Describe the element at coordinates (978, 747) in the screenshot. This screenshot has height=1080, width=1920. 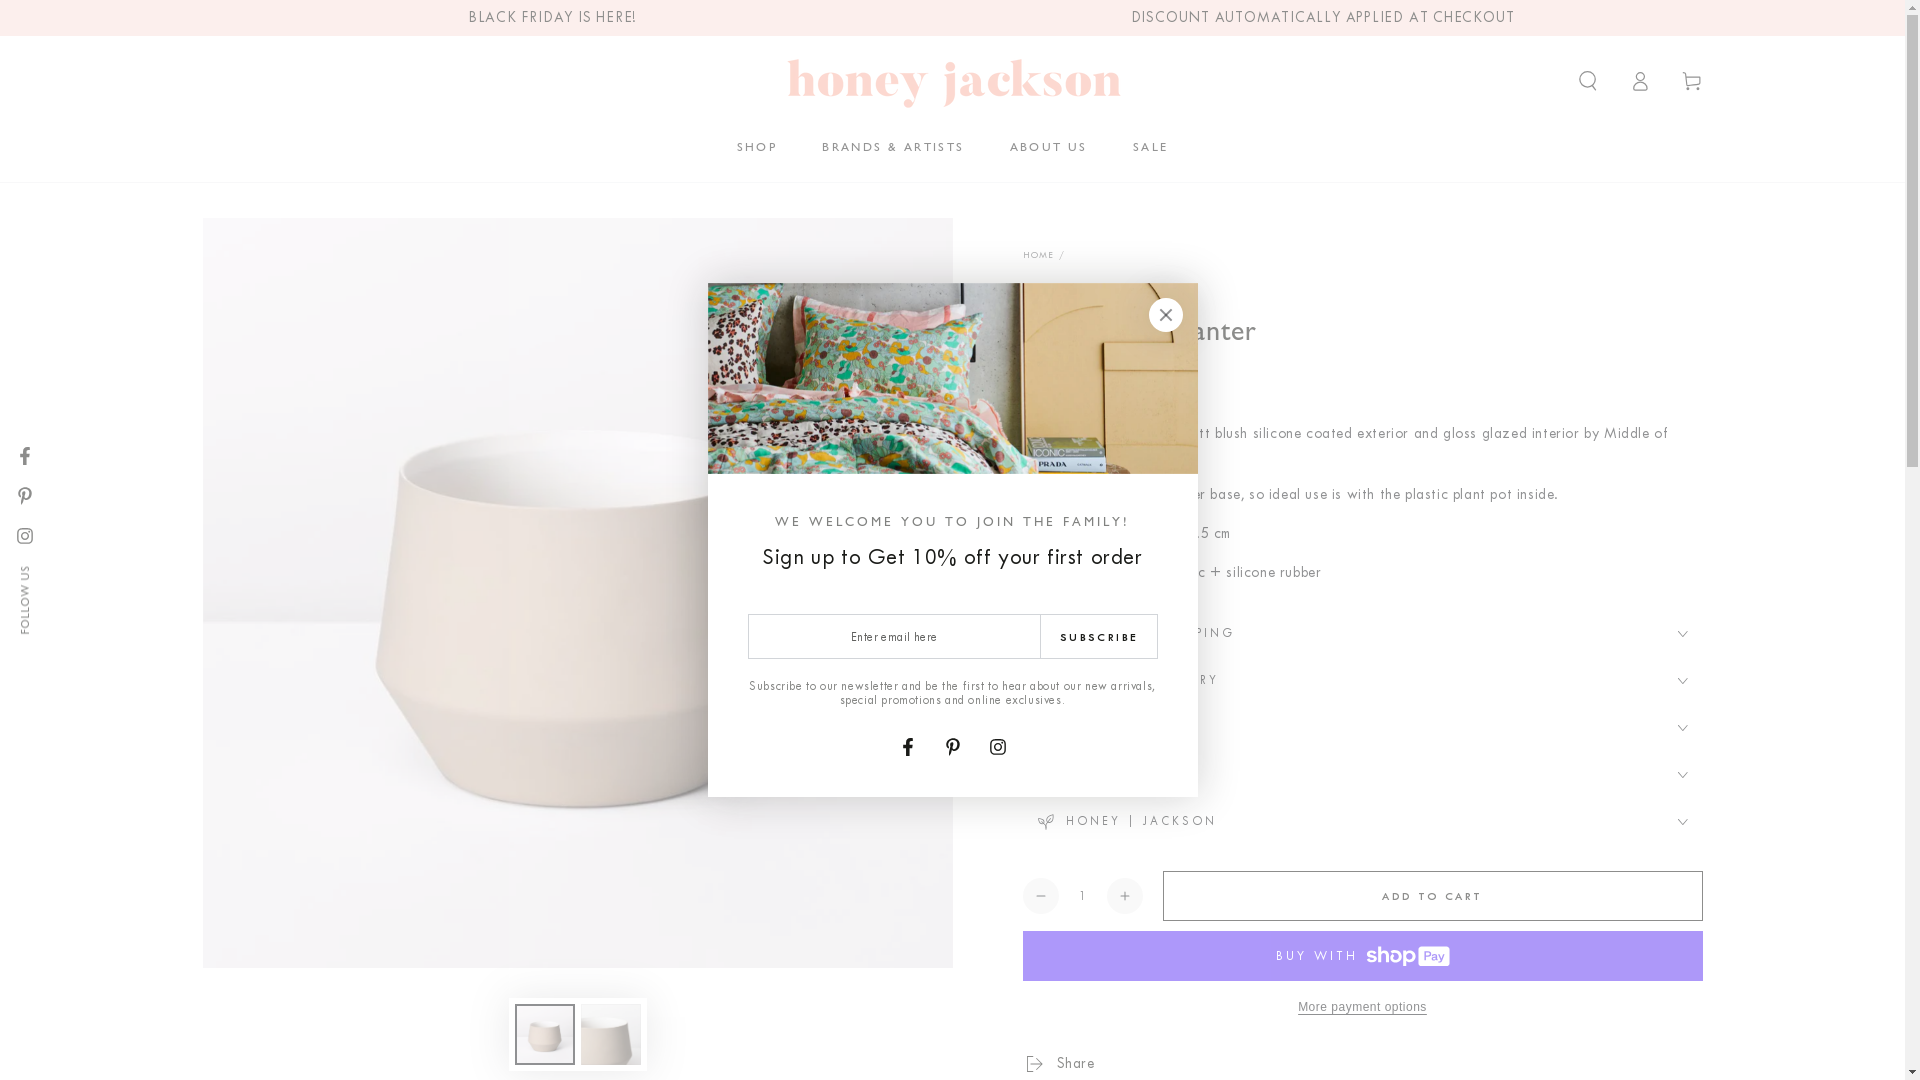
I see `'Instagram'` at that location.